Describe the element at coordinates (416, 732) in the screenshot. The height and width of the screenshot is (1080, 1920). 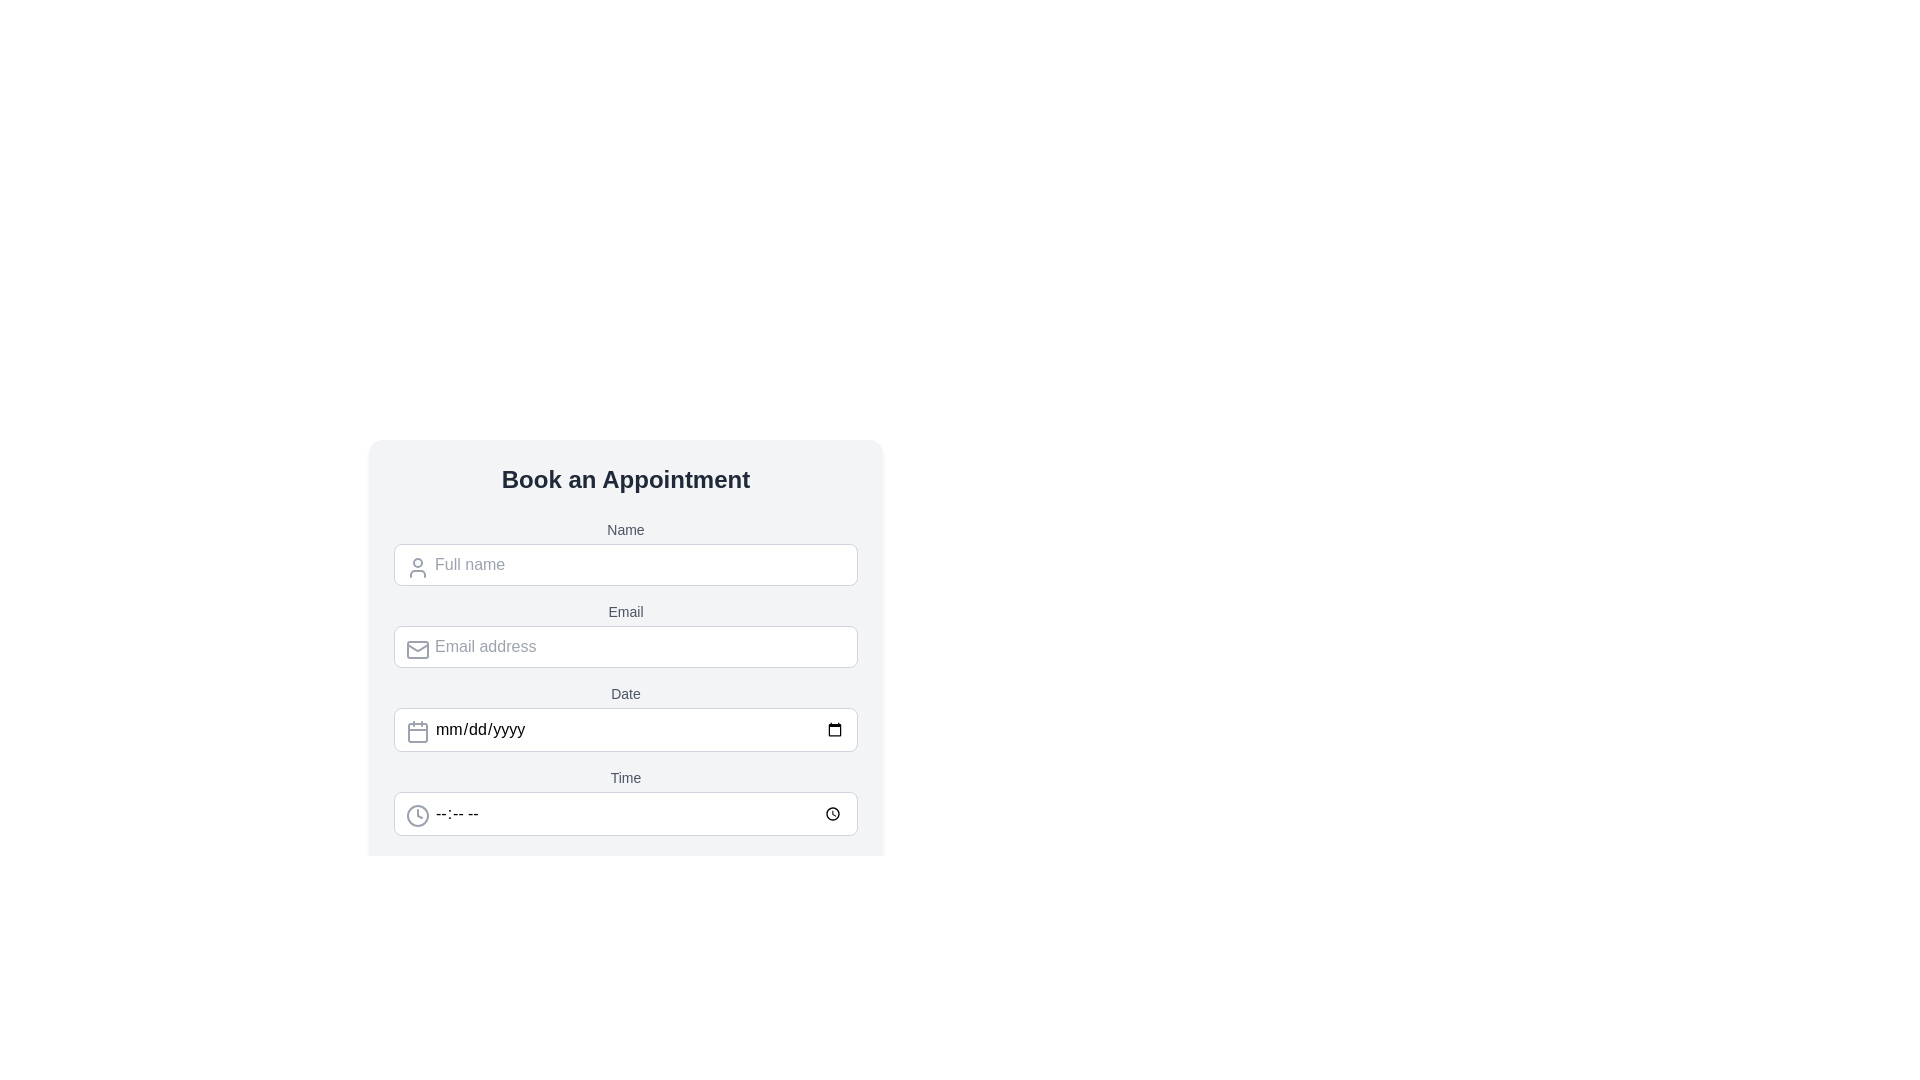
I see `the calendar icon located in the 'Date' section of the 'Book an Appointment' form` at that location.